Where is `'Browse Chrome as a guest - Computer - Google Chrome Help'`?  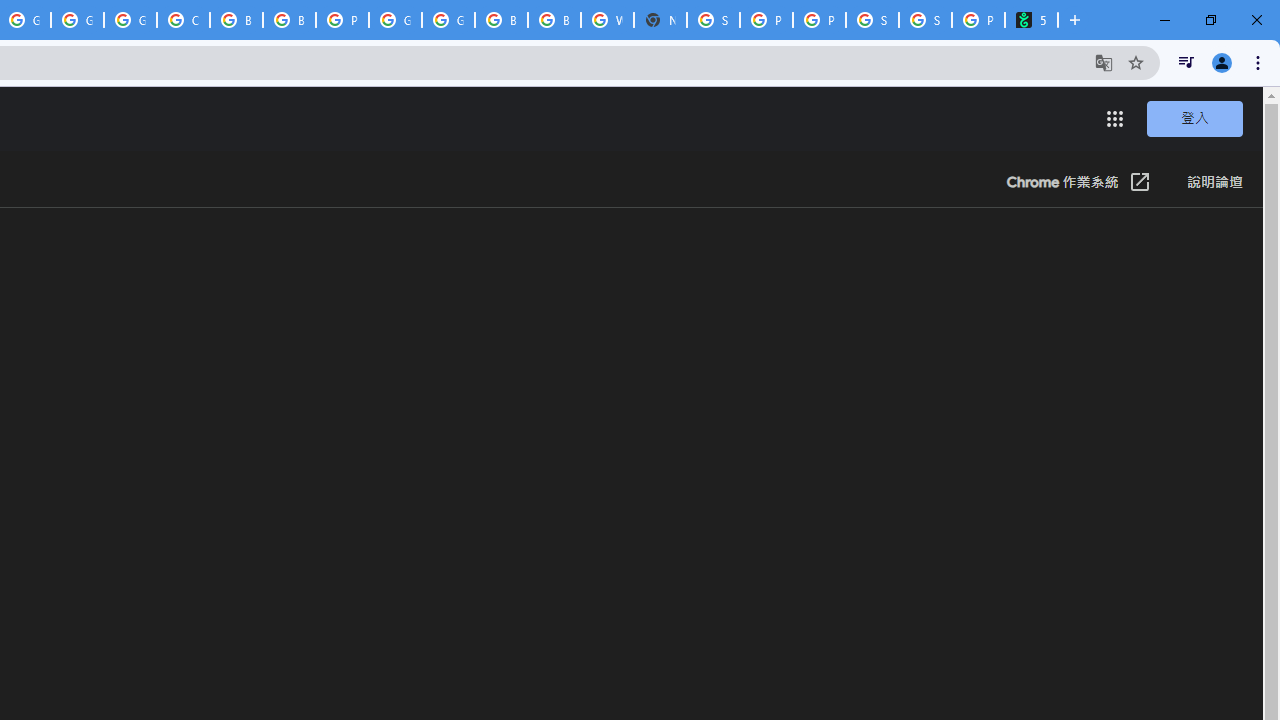 'Browse Chrome as a guest - Computer - Google Chrome Help' is located at coordinates (236, 20).